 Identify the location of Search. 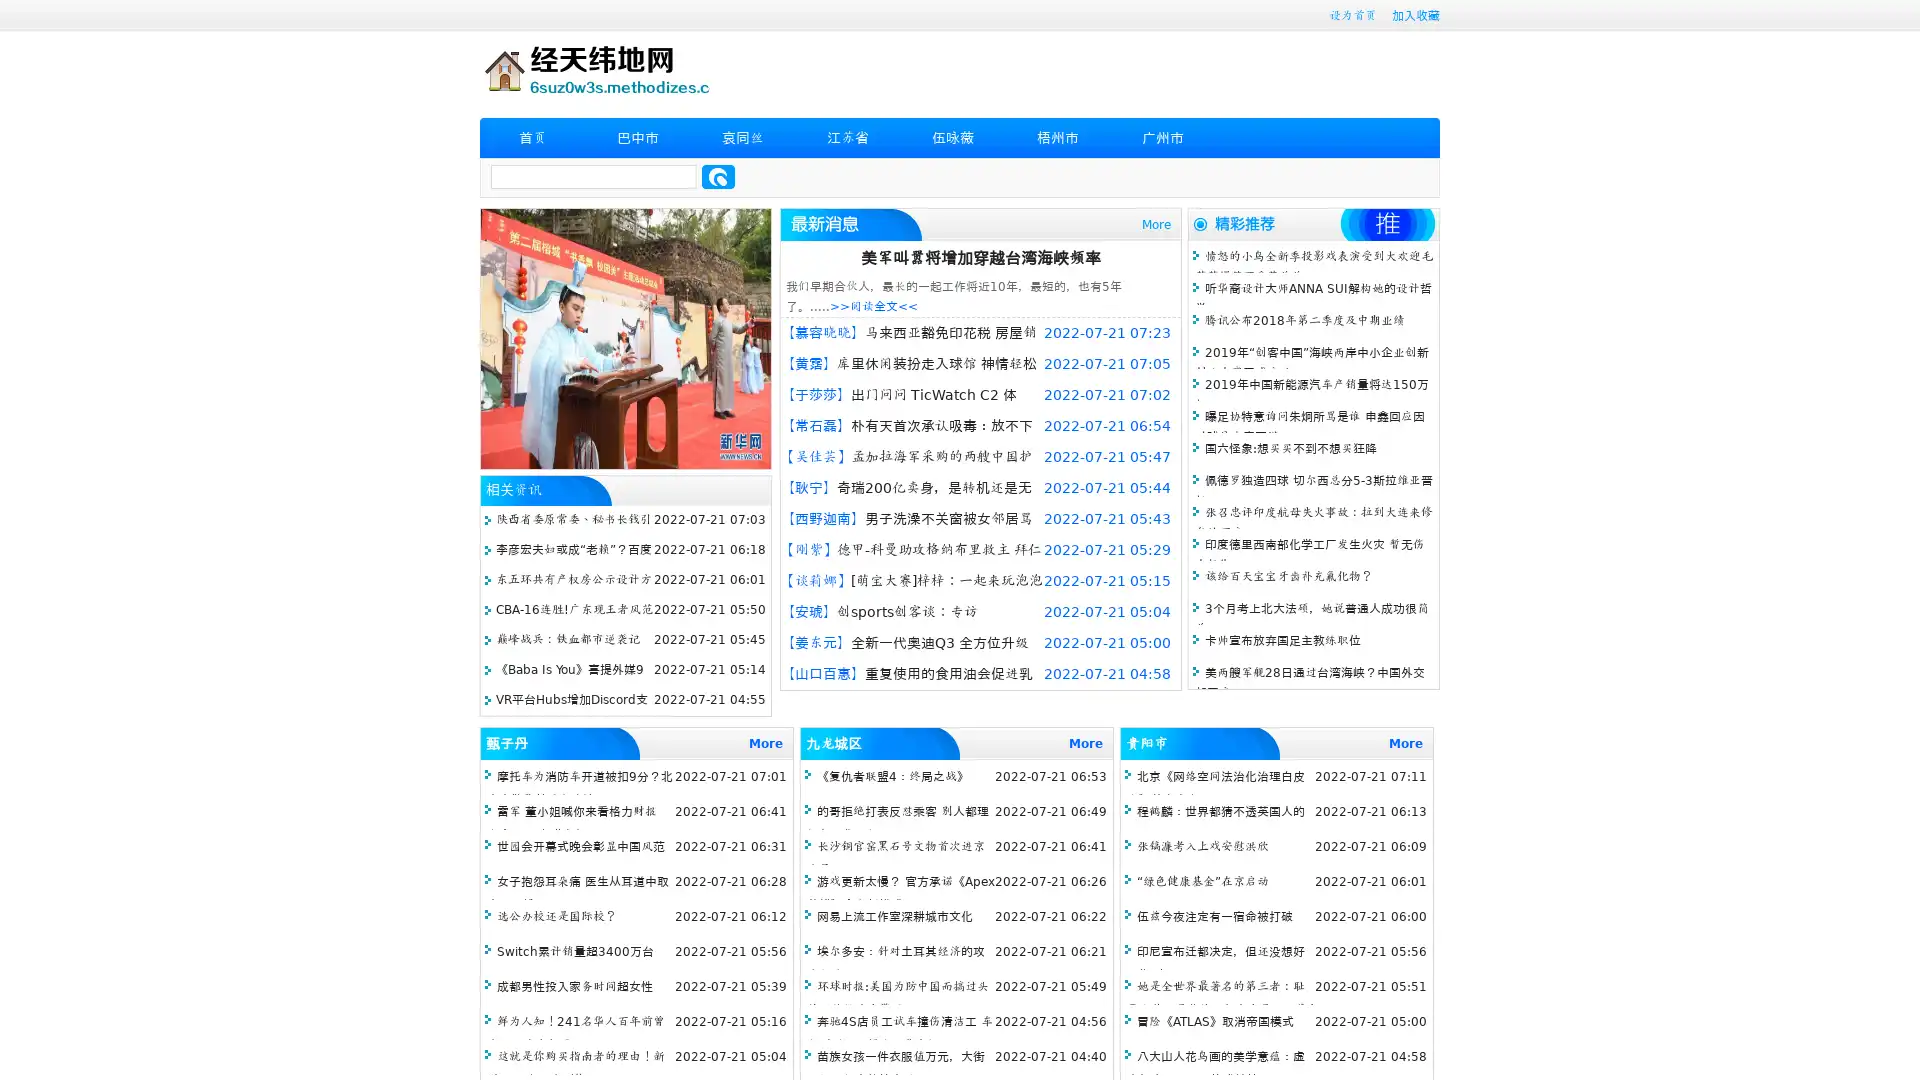
(718, 176).